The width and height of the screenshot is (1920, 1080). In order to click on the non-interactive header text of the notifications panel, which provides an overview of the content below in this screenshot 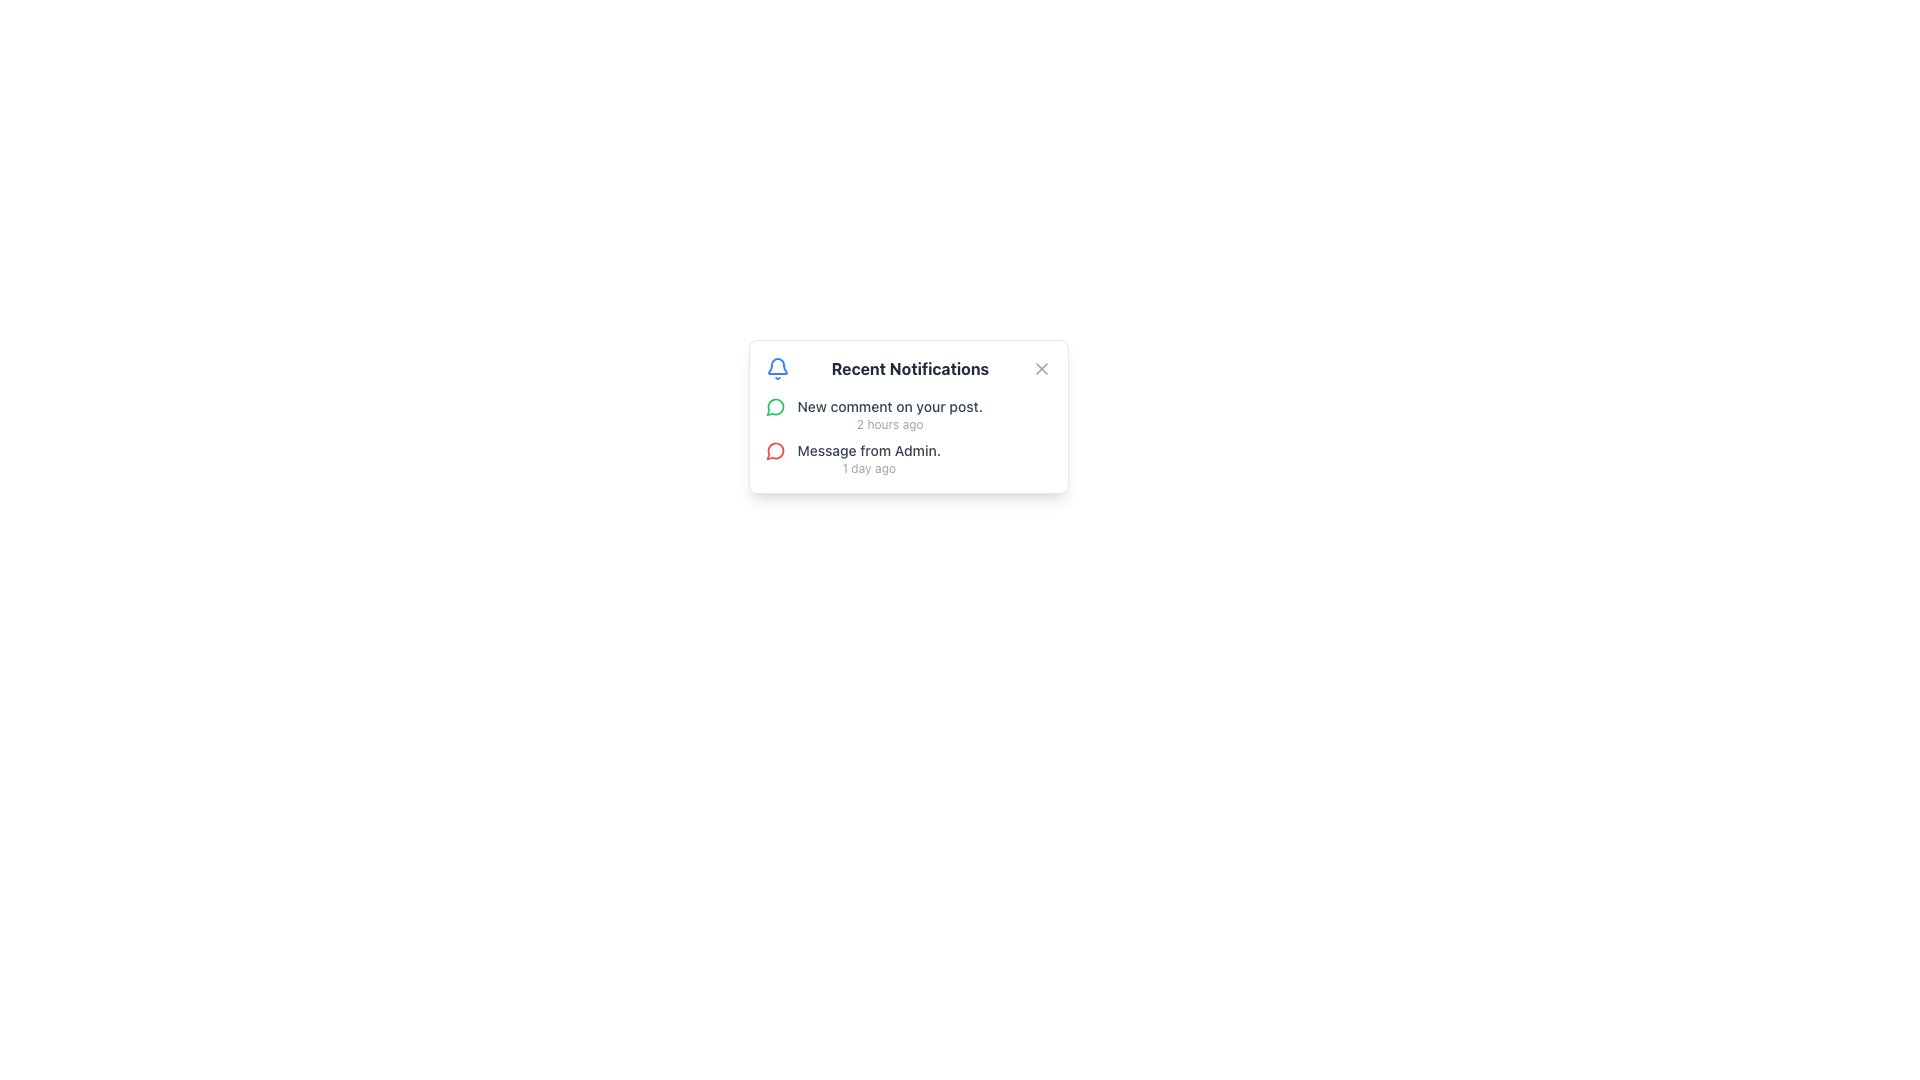, I will do `click(907, 369)`.